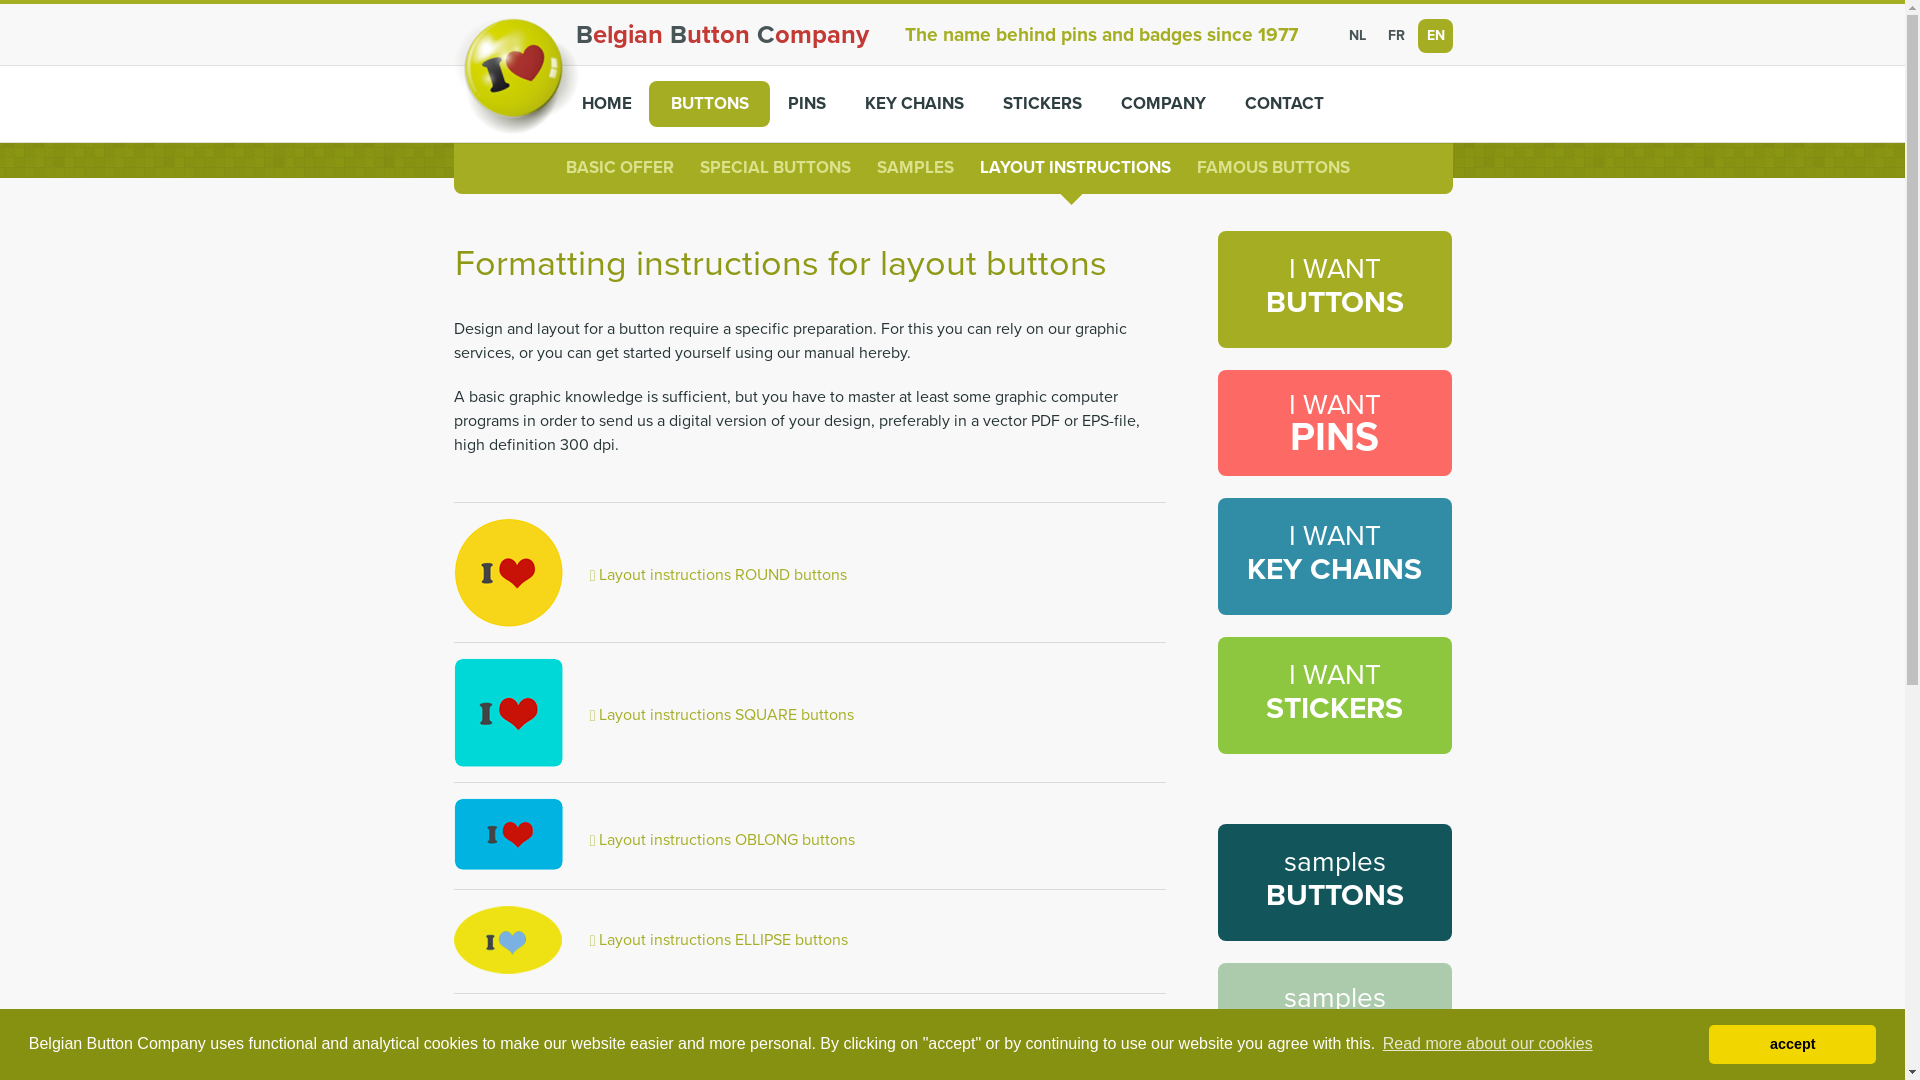 The width and height of the screenshot is (1920, 1080). Describe the element at coordinates (1282, 104) in the screenshot. I see `'CONTACT'` at that location.